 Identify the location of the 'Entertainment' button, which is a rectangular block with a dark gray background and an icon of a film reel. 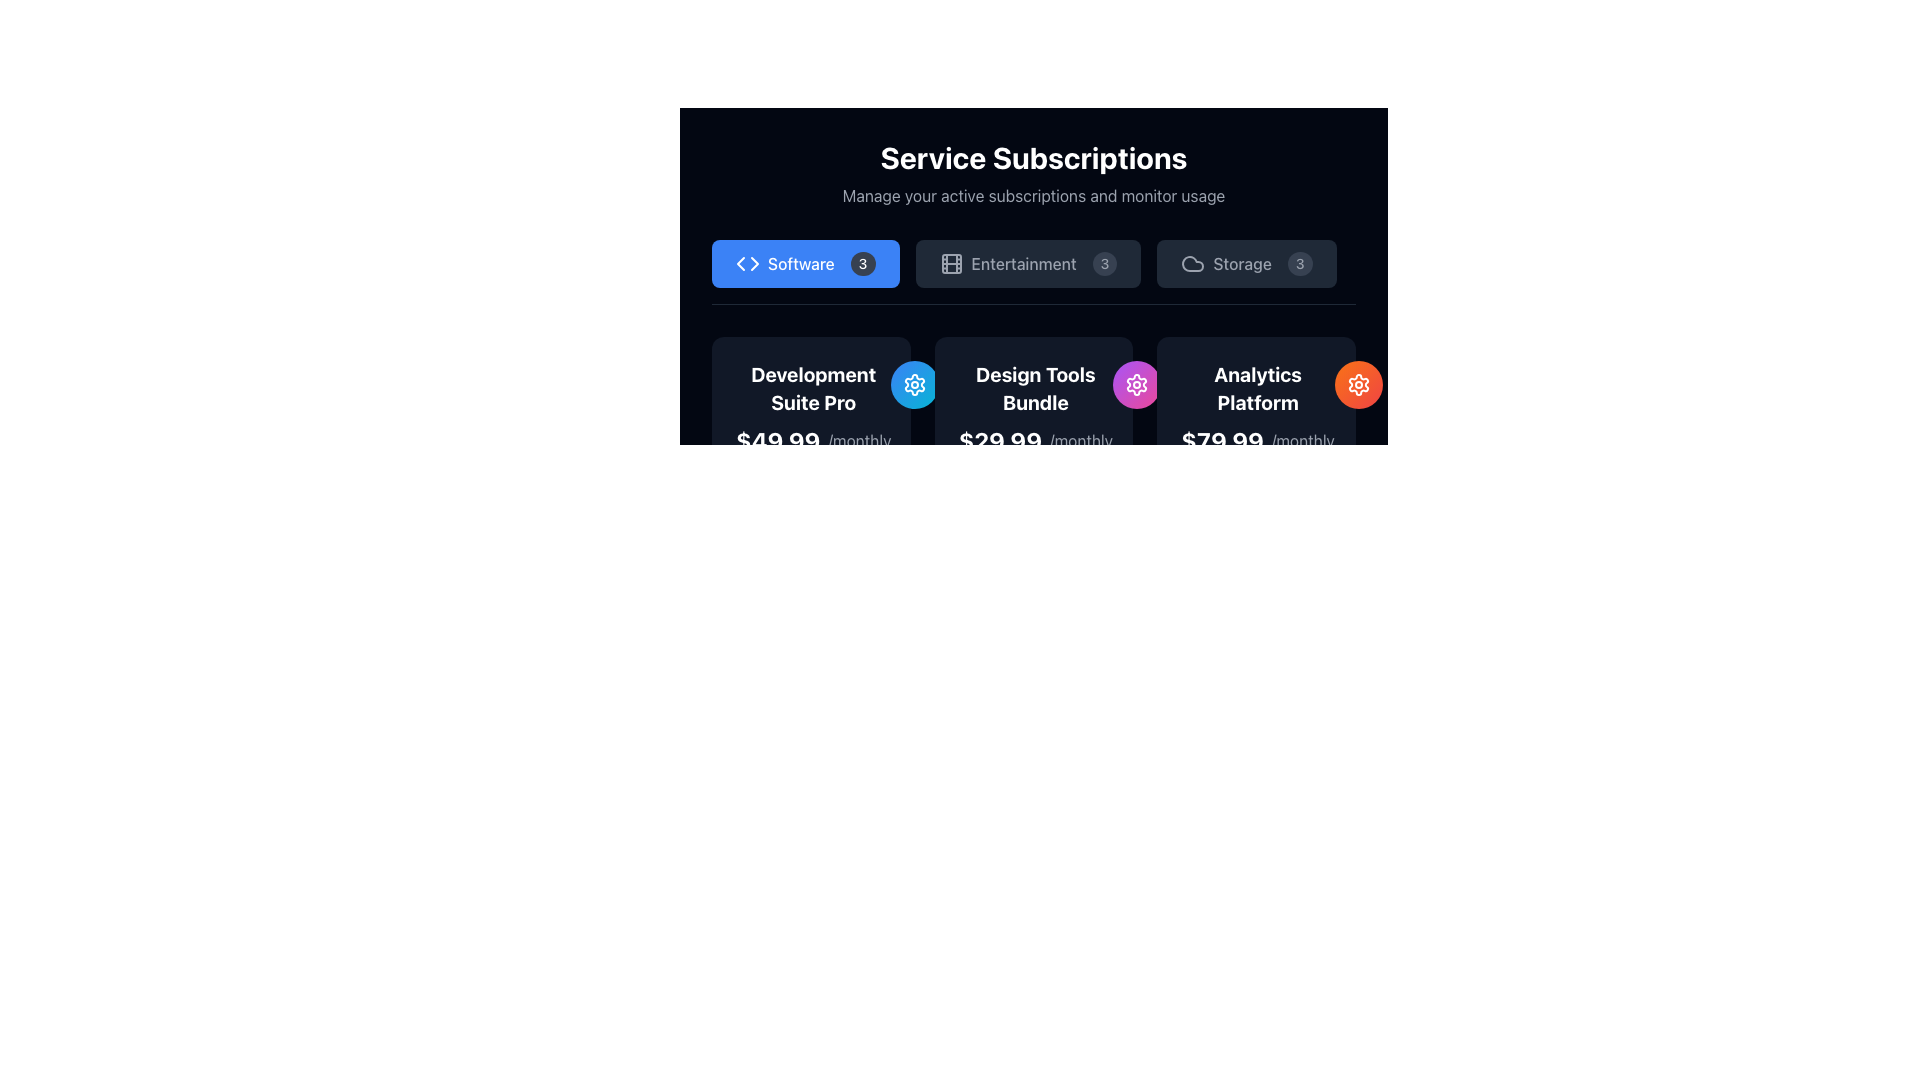
(1033, 272).